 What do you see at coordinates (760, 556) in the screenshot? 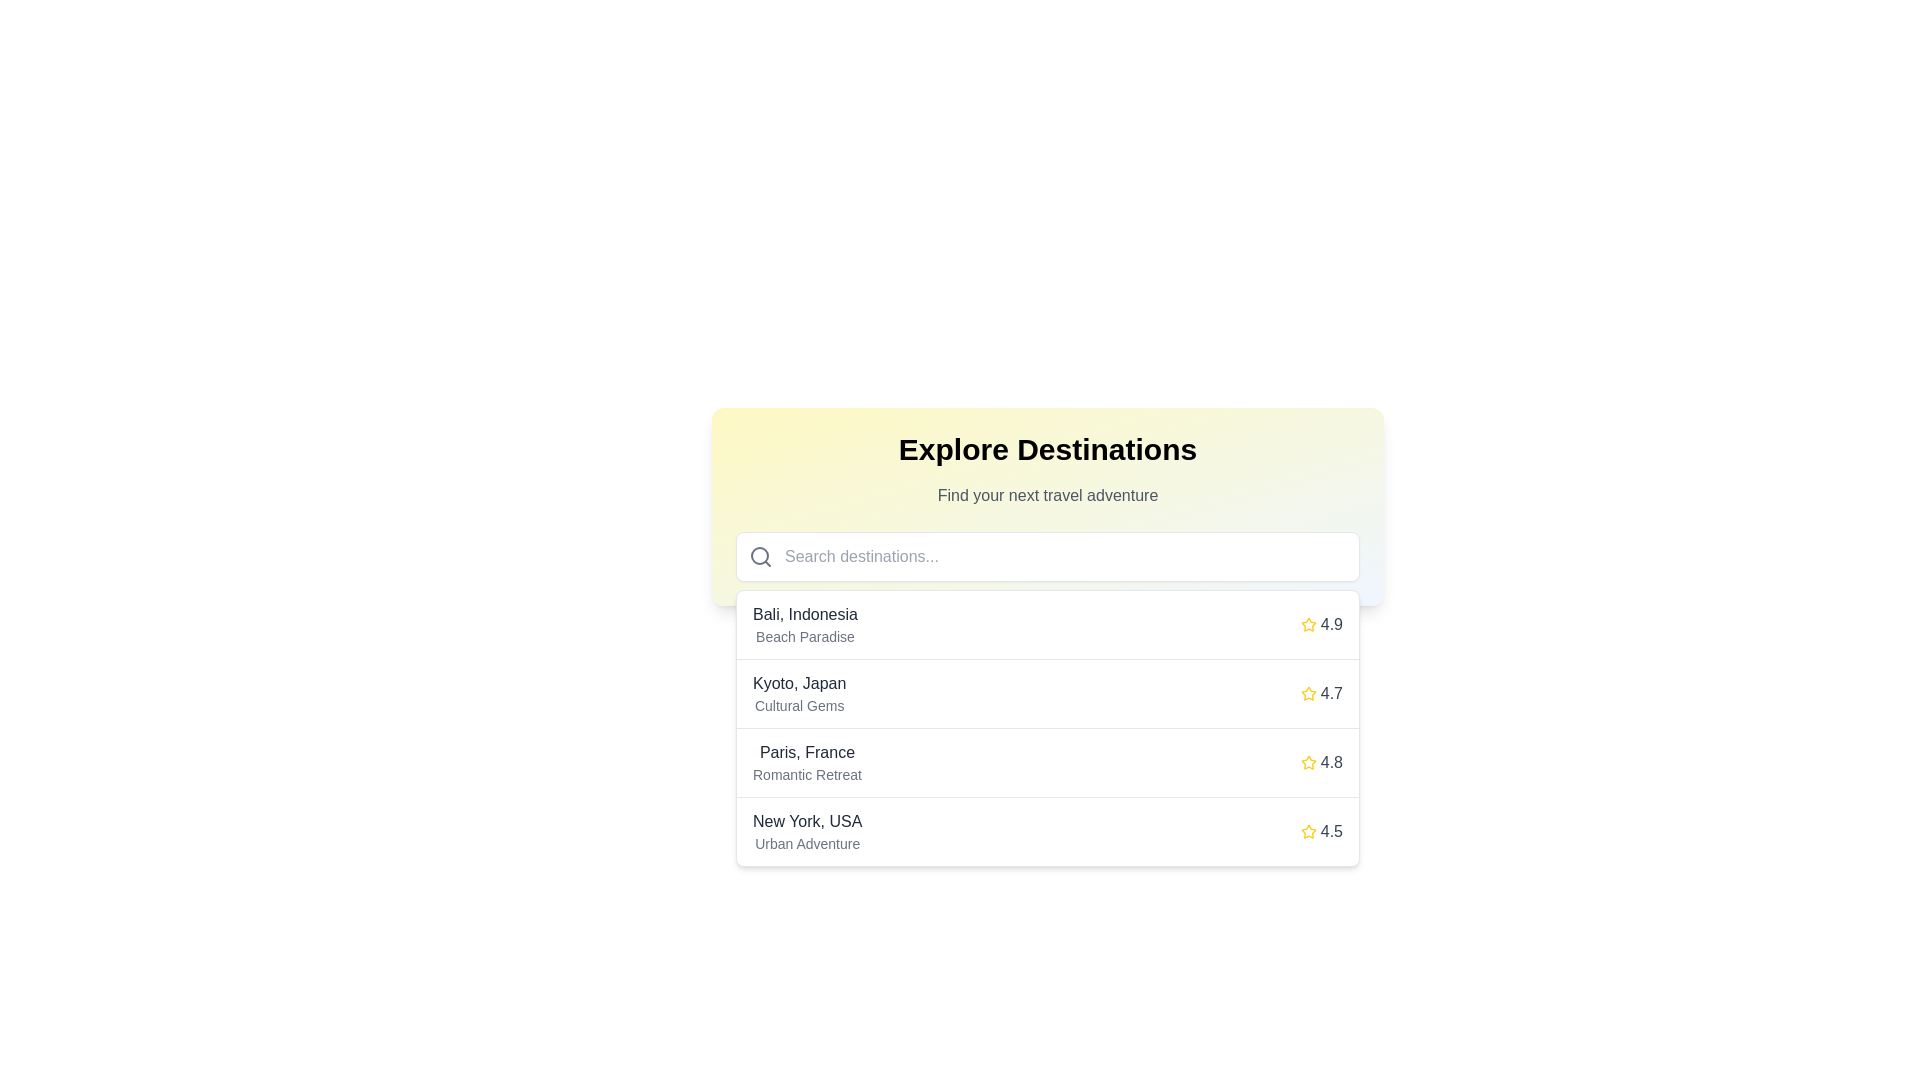
I see `the search function icon, styled as a magnifying glass, located at the far-left side inside the rectangular search bar below the title 'Explore Destinations'` at bounding box center [760, 556].